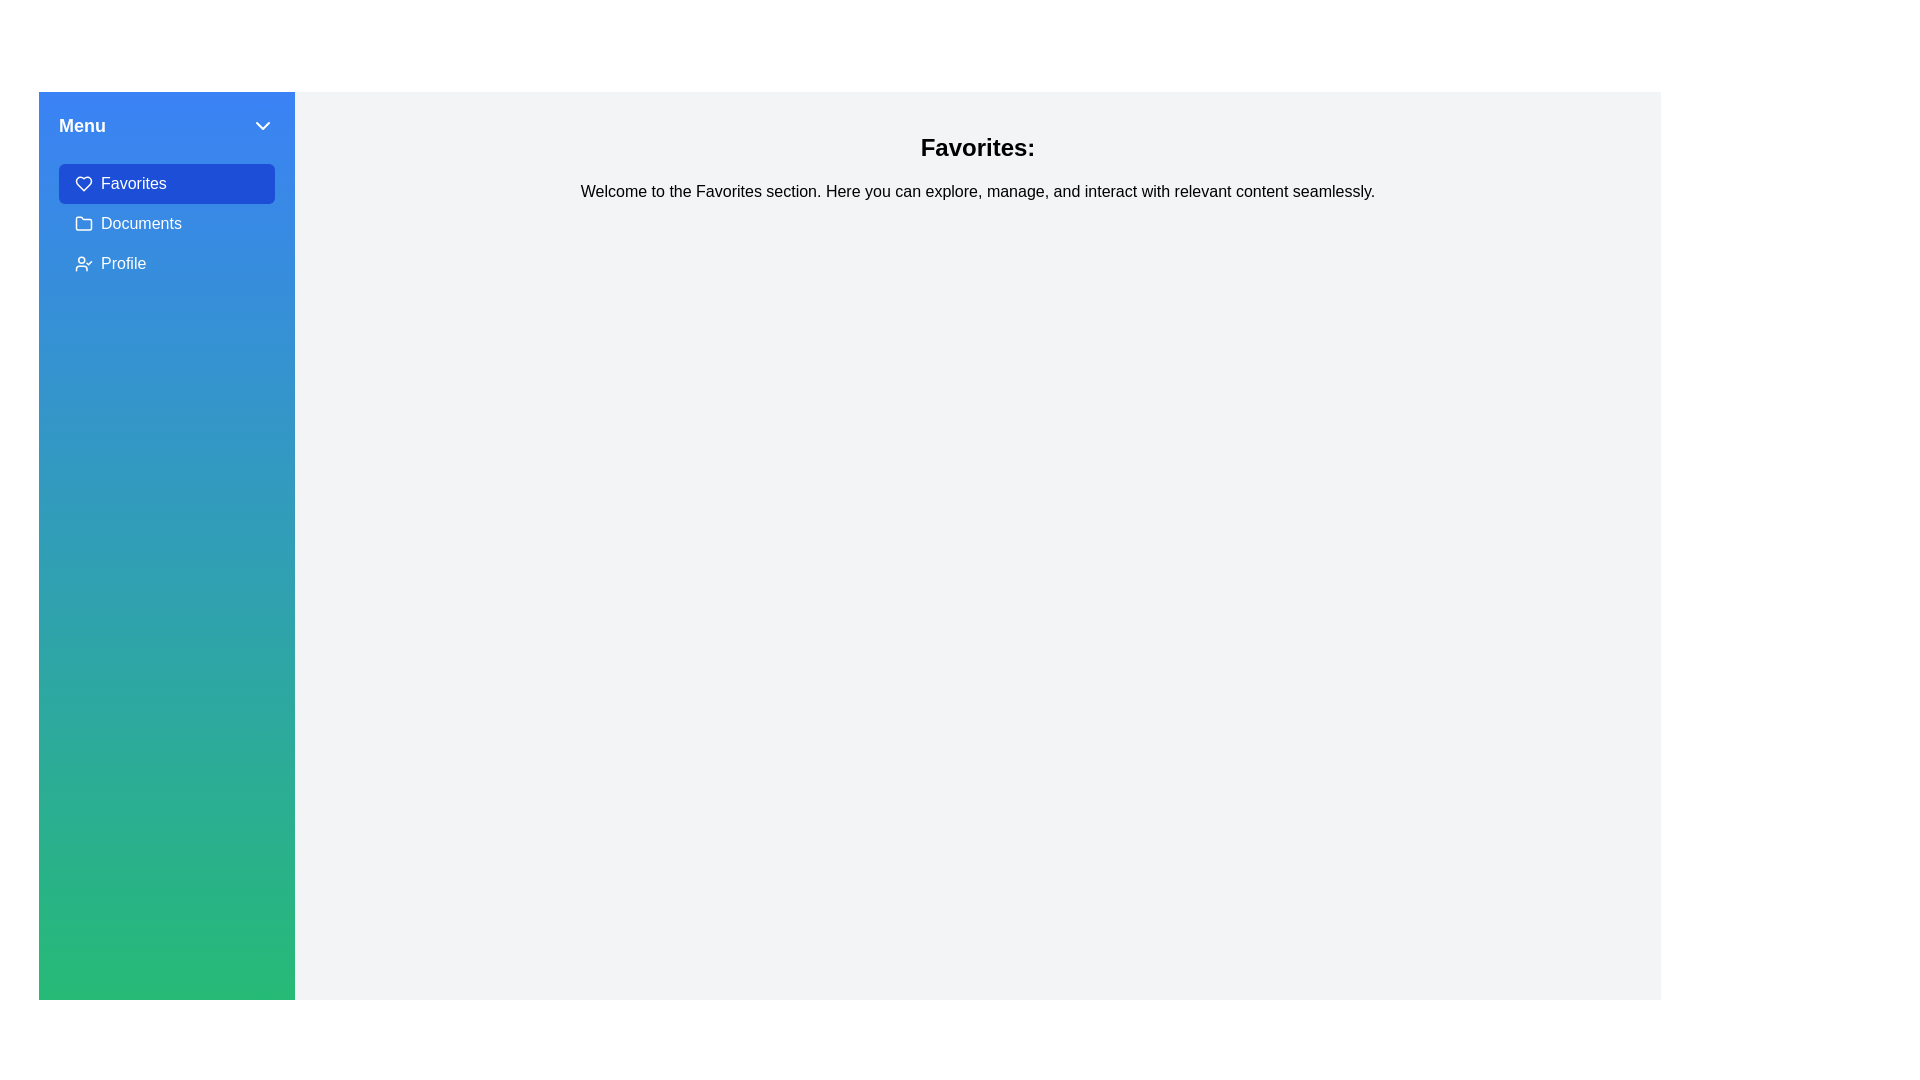 This screenshot has height=1080, width=1920. I want to click on the Profile tab in the drawer, so click(167, 262).